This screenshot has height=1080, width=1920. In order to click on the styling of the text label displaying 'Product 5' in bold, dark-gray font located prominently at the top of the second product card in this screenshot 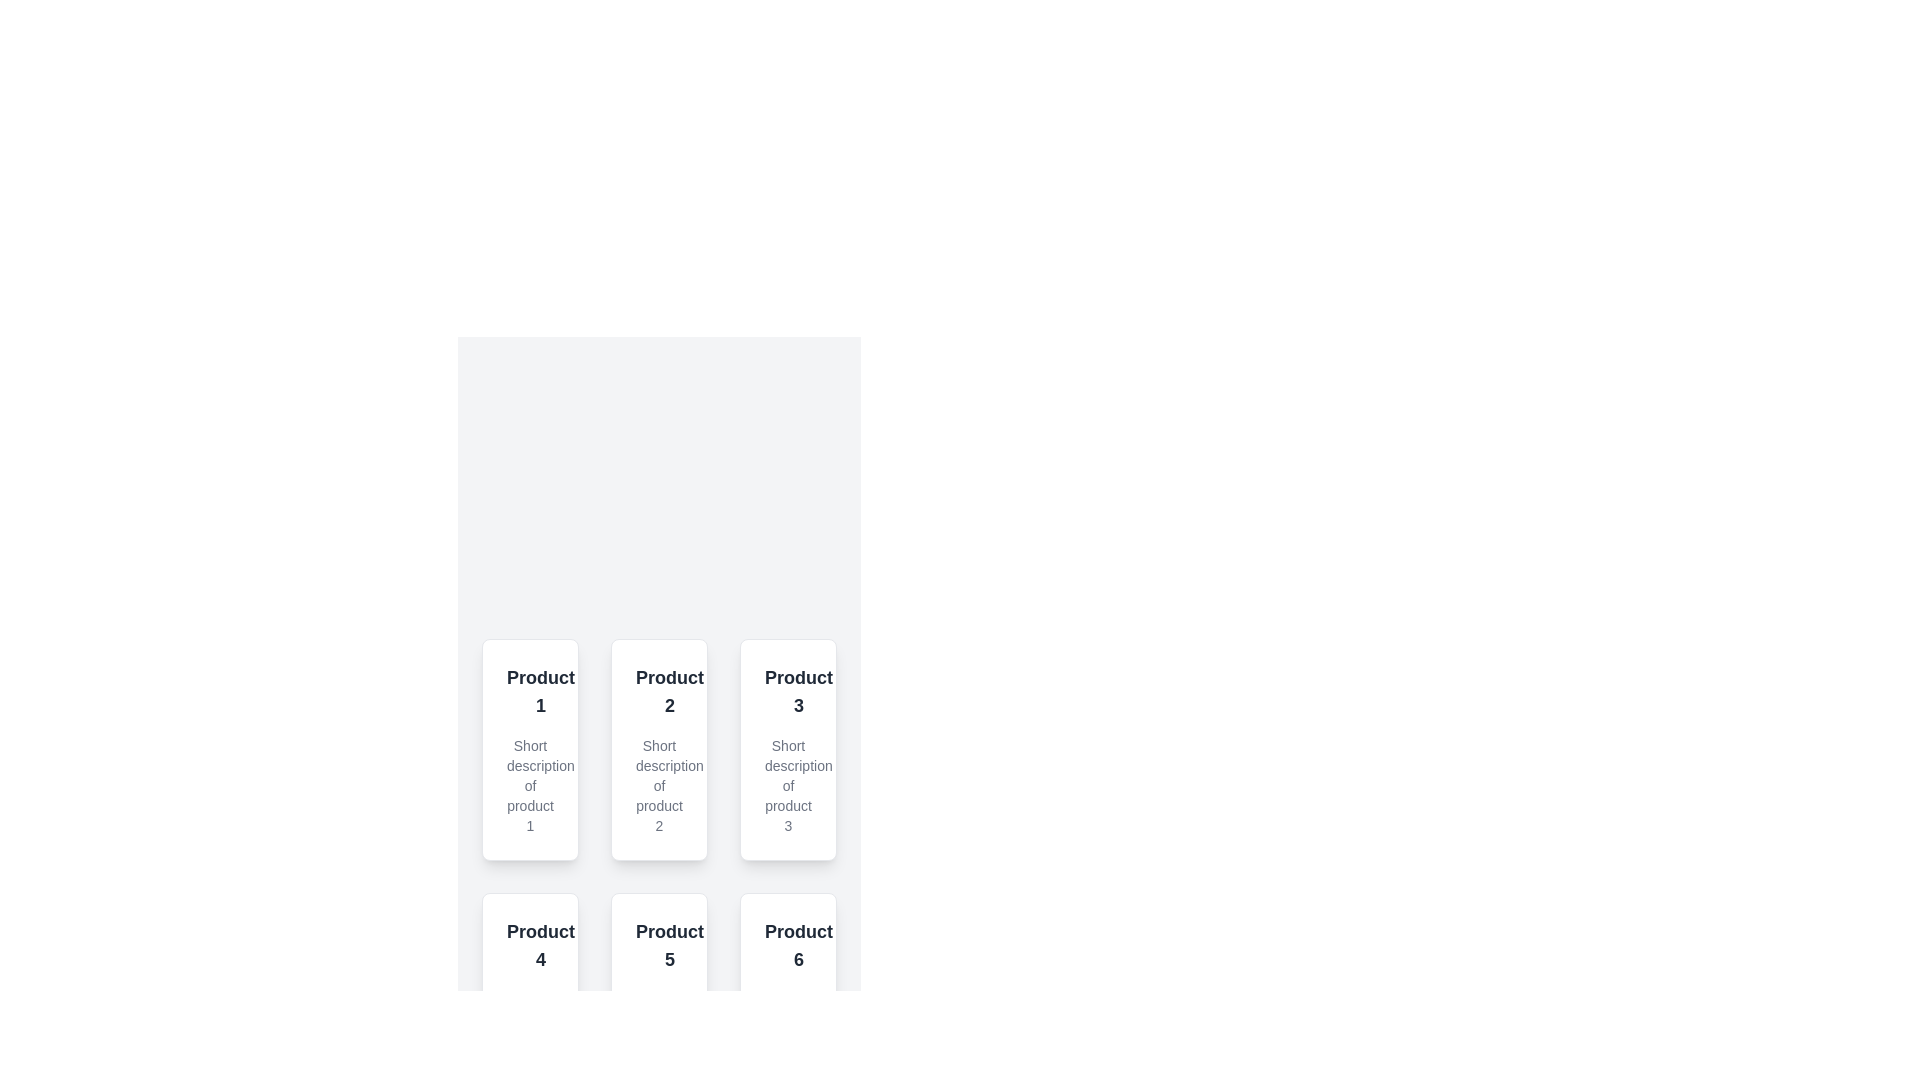, I will do `click(659, 945)`.